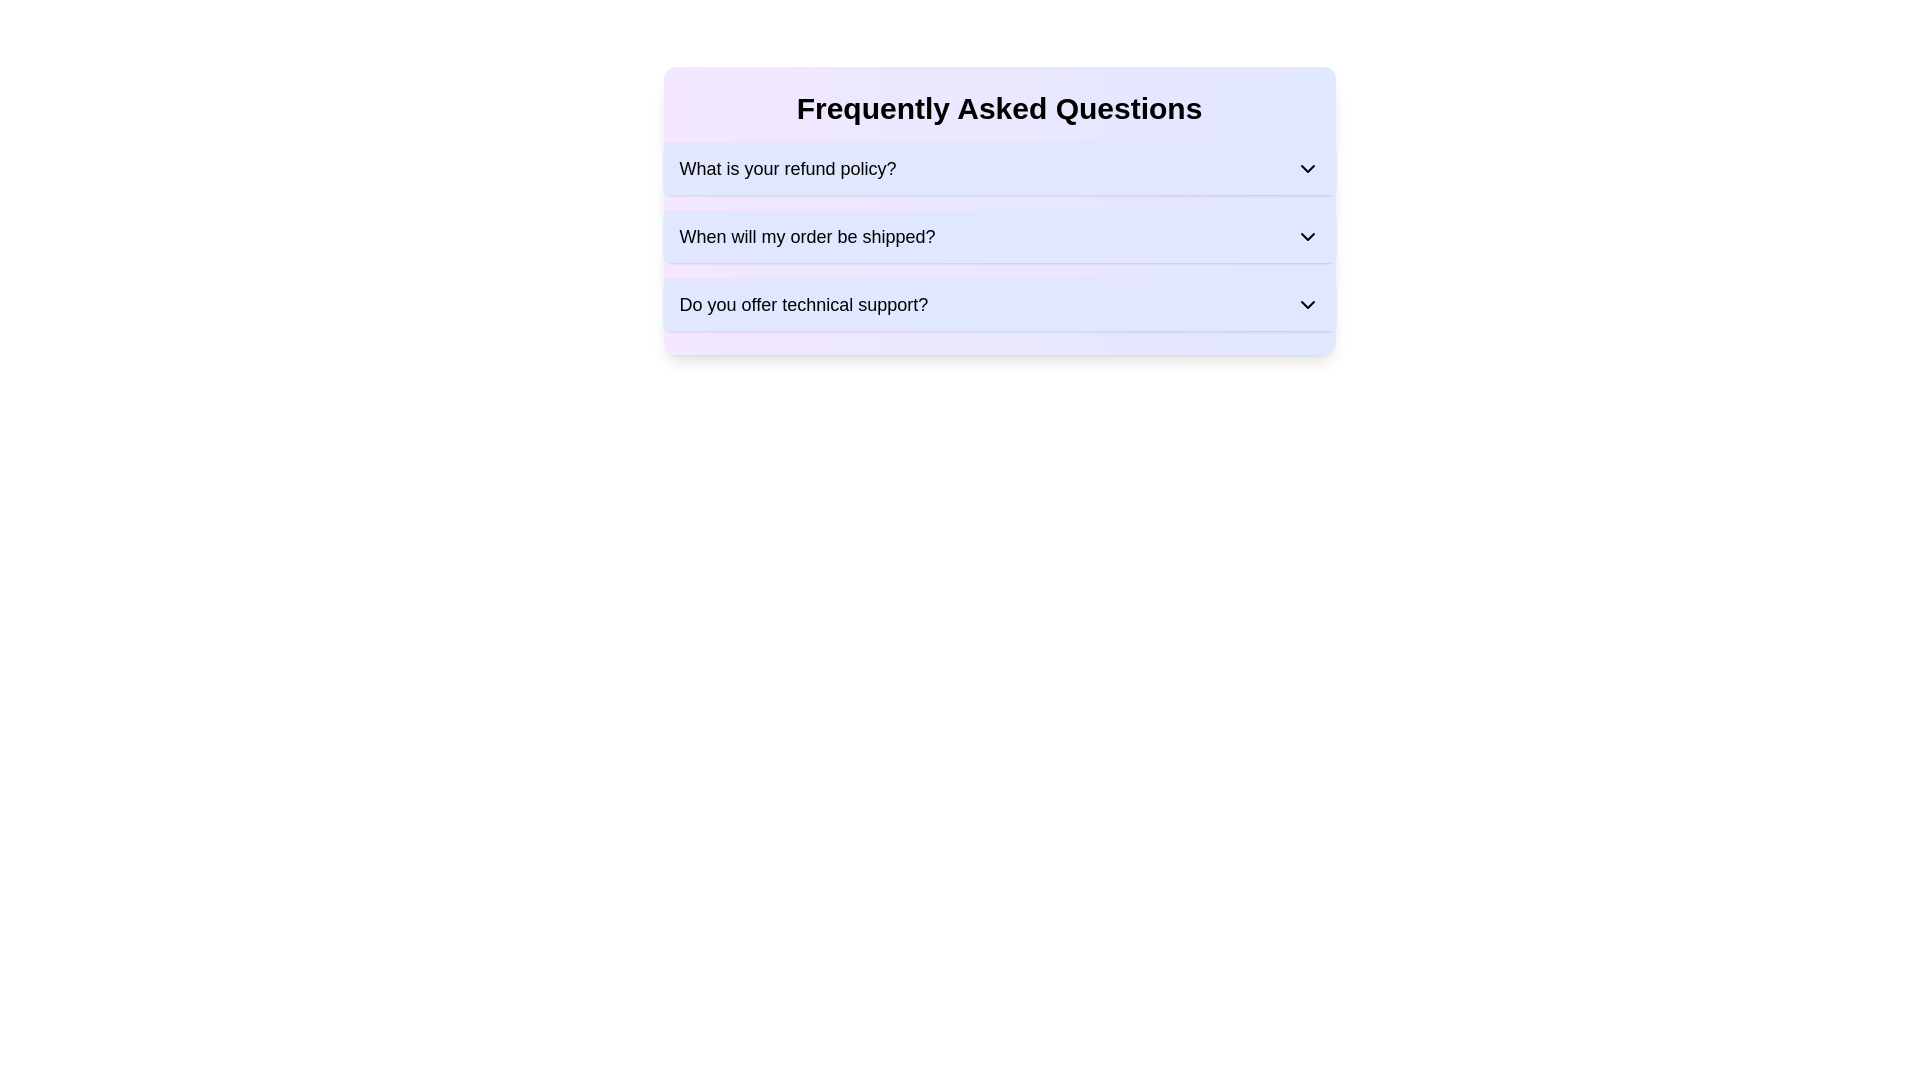 This screenshot has width=1920, height=1080. Describe the element at coordinates (807, 235) in the screenshot. I see `the label containing the text 'When will my order be shipped?' which is styled with a medium-sized font and positioned in the center of a light blue rectangle, located in the second row of the Frequently Asked Questions list` at that location.